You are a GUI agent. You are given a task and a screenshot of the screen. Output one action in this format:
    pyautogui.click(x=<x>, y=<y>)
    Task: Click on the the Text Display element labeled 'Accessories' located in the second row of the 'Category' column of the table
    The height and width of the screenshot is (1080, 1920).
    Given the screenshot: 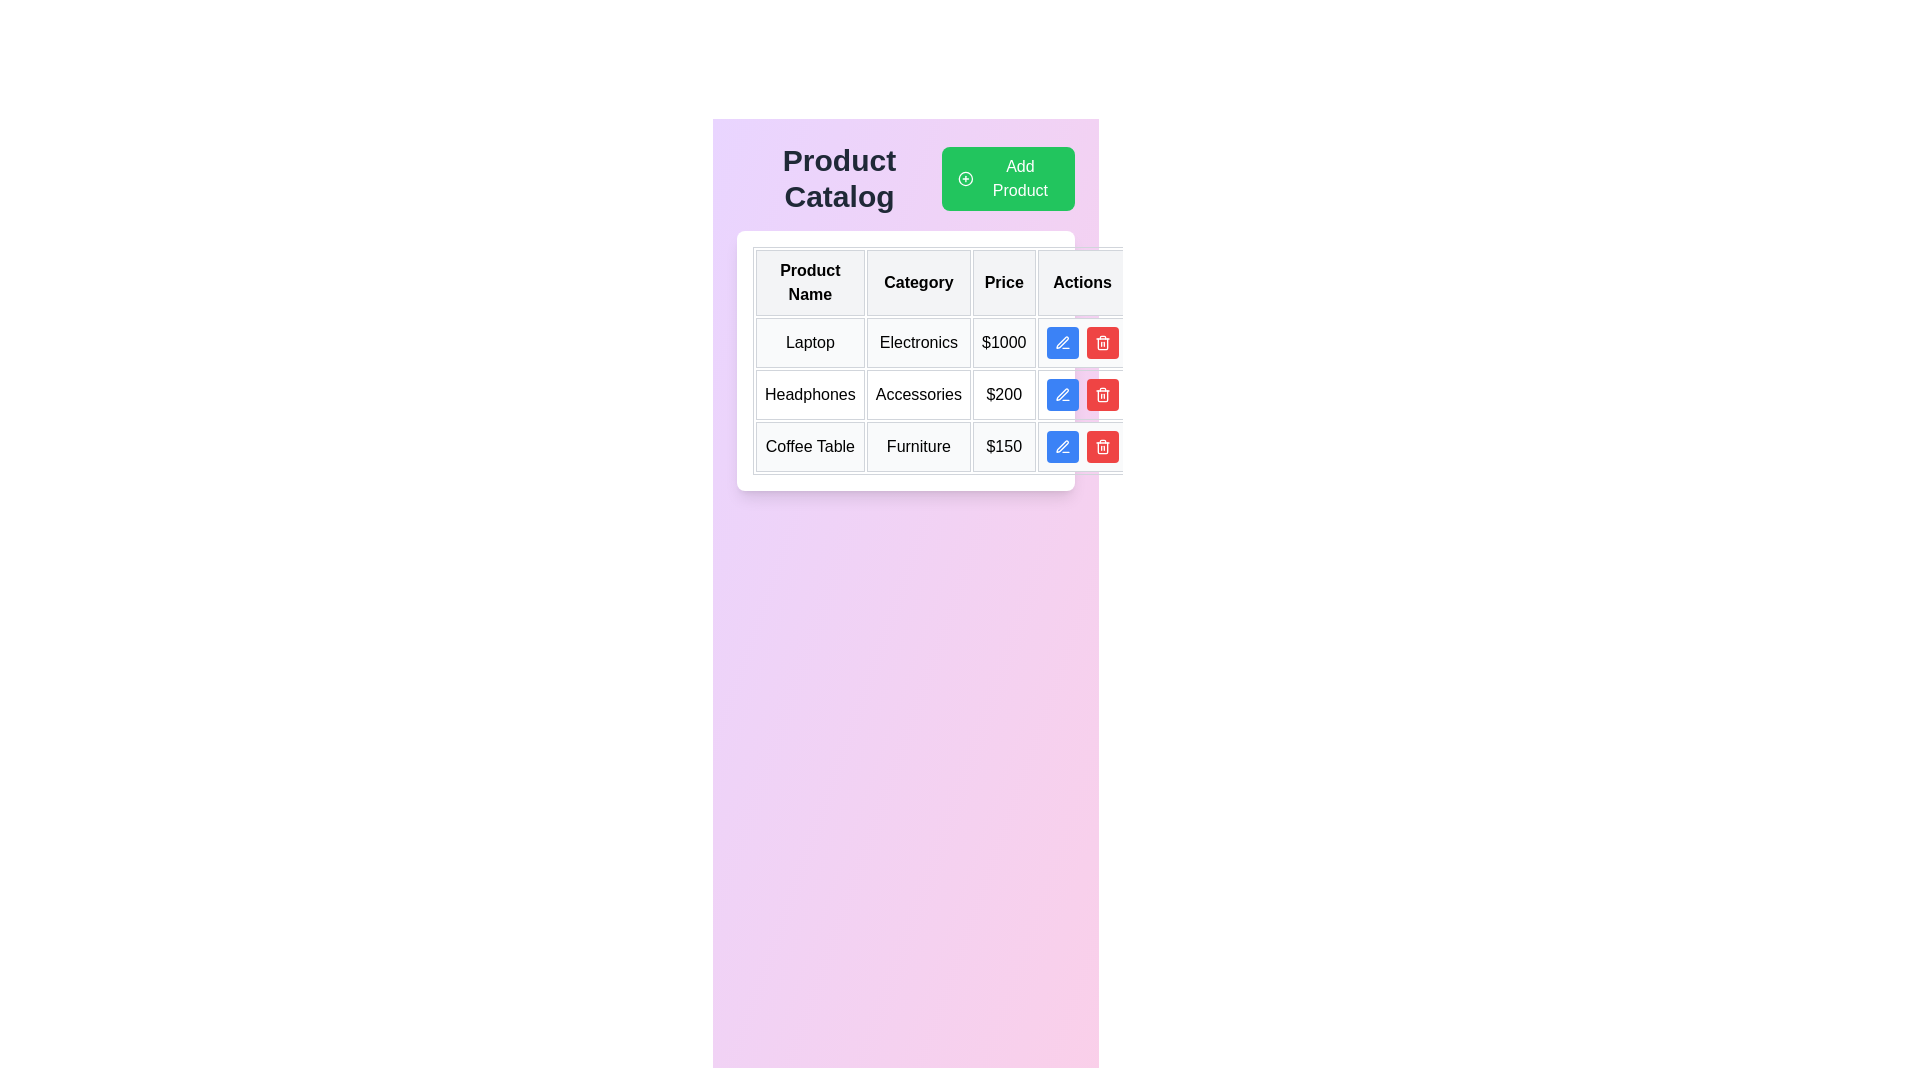 What is the action you would take?
    pyautogui.click(x=917, y=394)
    